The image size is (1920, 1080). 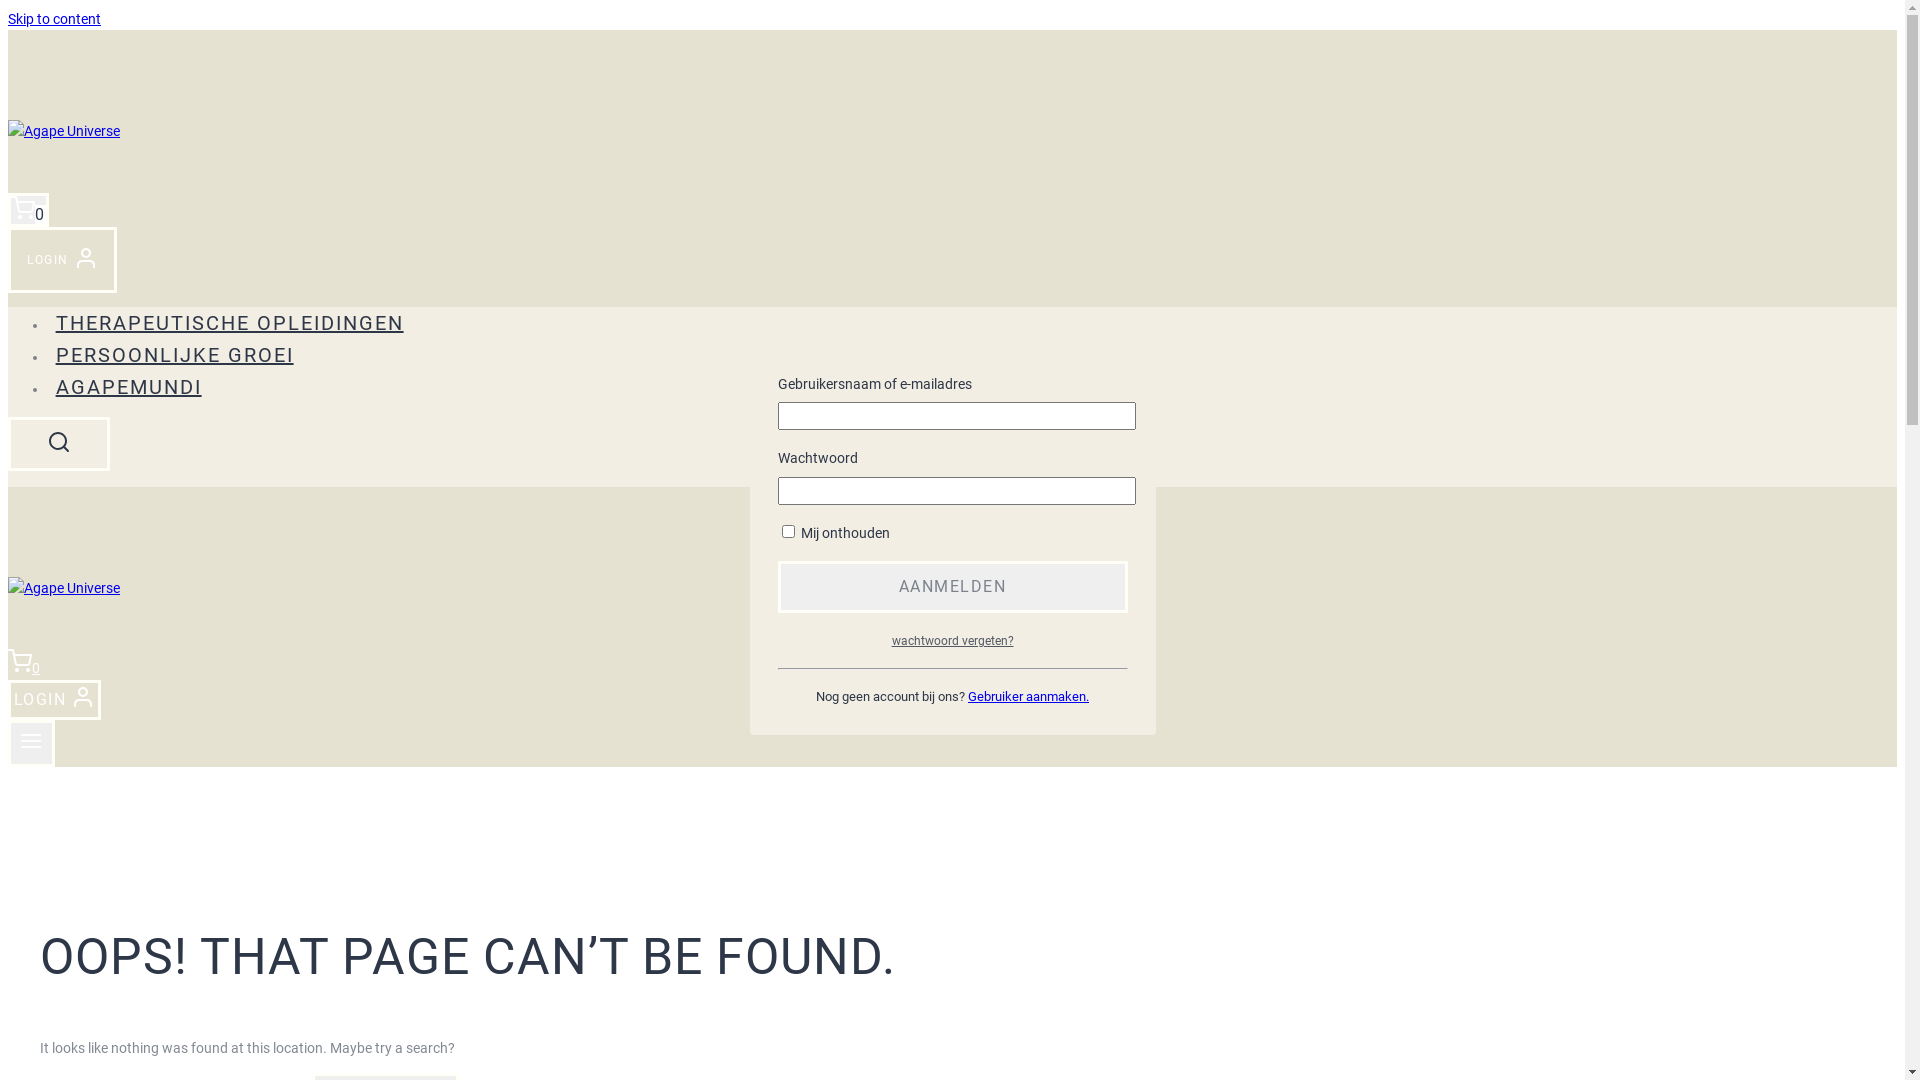 I want to click on 'SEARCH', so click(x=58, y=442).